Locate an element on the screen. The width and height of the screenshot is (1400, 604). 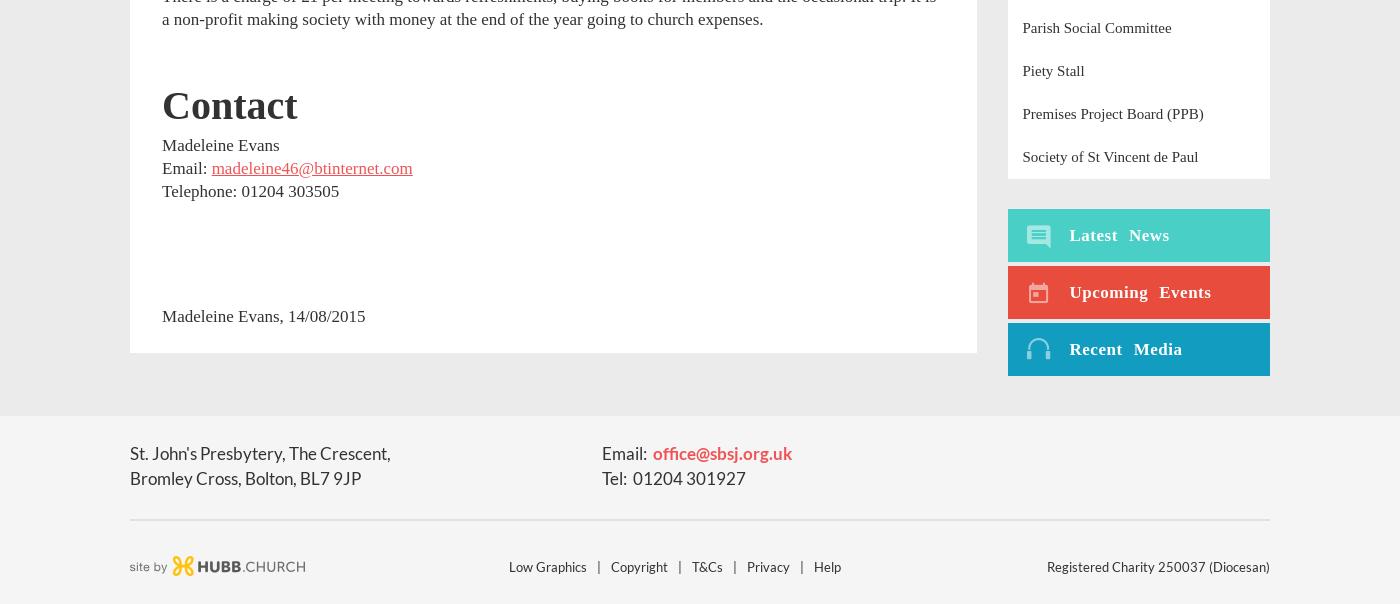
'St. John's Presbytery, The Crescent,' is located at coordinates (260, 453).